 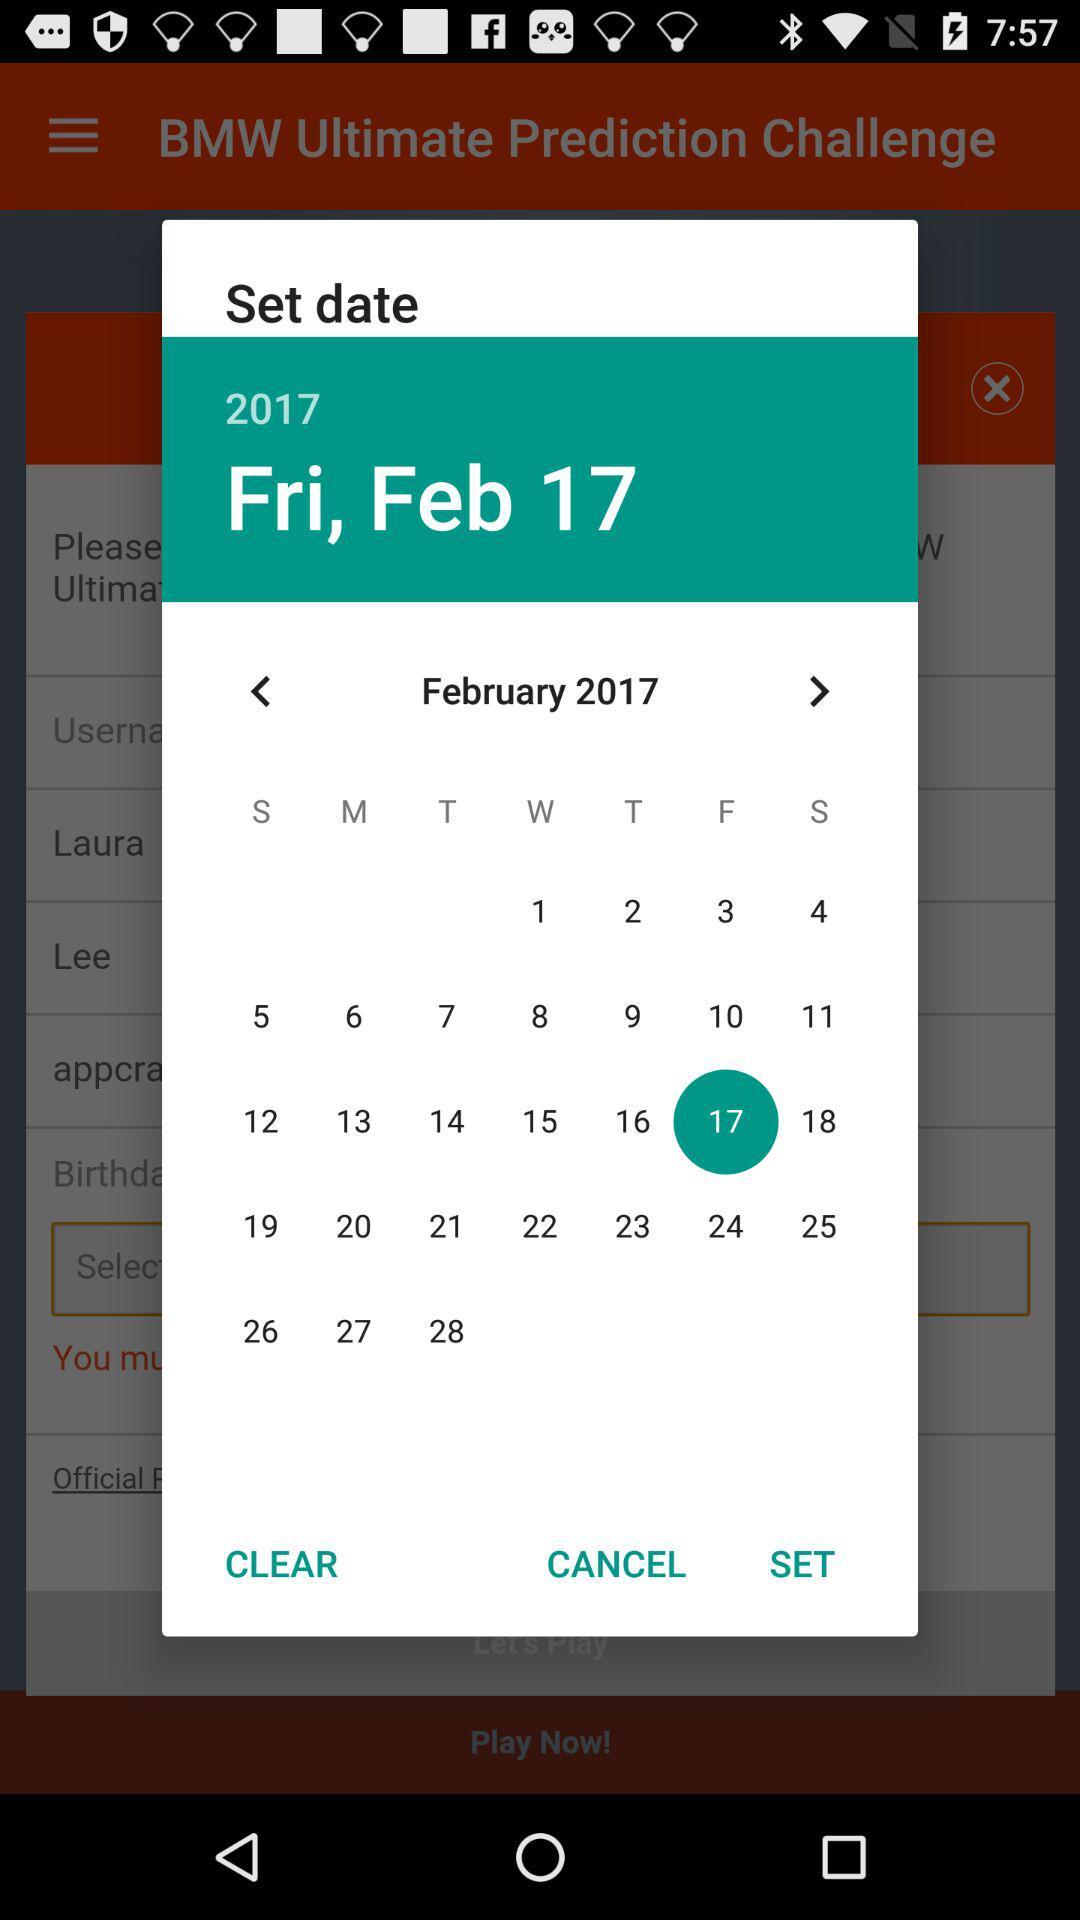 I want to click on item next to clear item, so click(x=615, y=1562).